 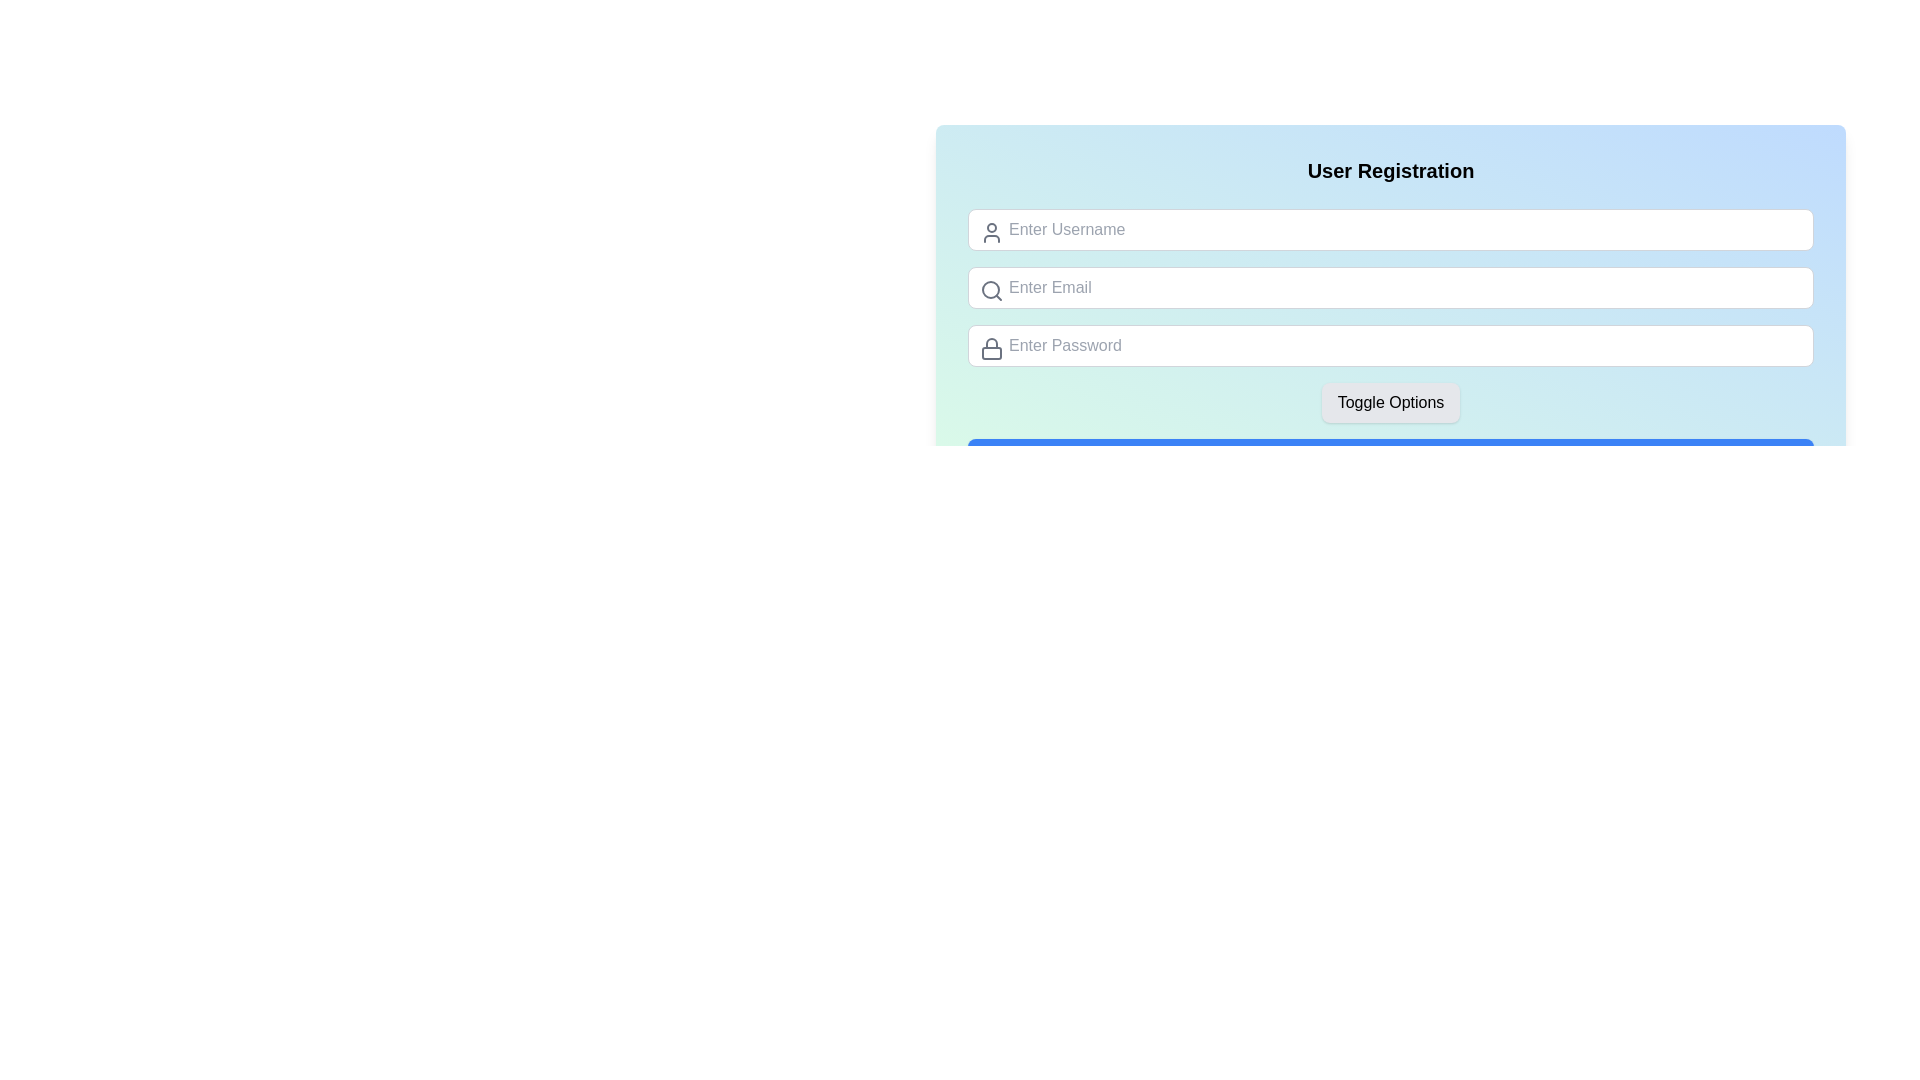 What do you see at coordinates (992, 347) in the screenshot?
I see `the gray lock icon located in the top-left region of the 'Enter Password' field, adjacent to the password input text box` at bounding box center [992, 347].